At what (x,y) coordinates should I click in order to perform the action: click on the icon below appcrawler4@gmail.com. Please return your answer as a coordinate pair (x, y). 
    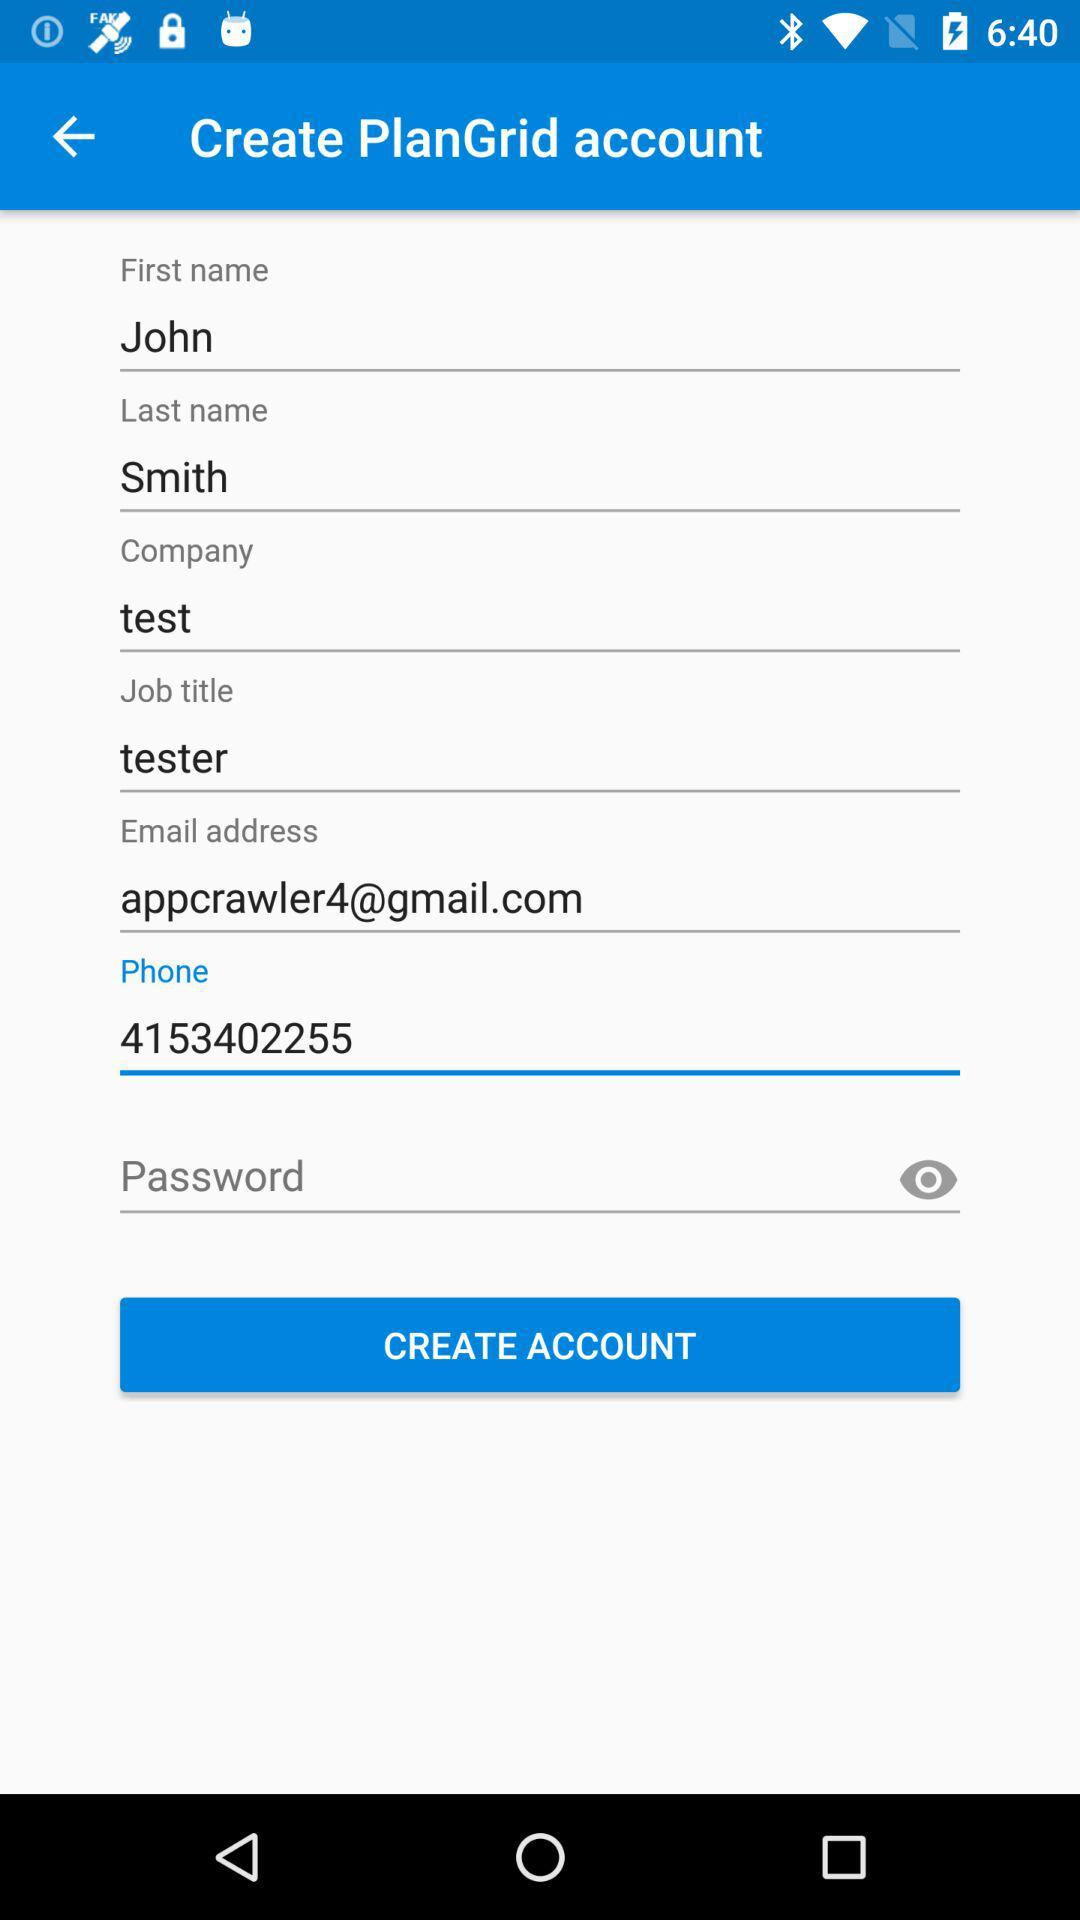
    Looking at the image, I should click on (540, 1037).